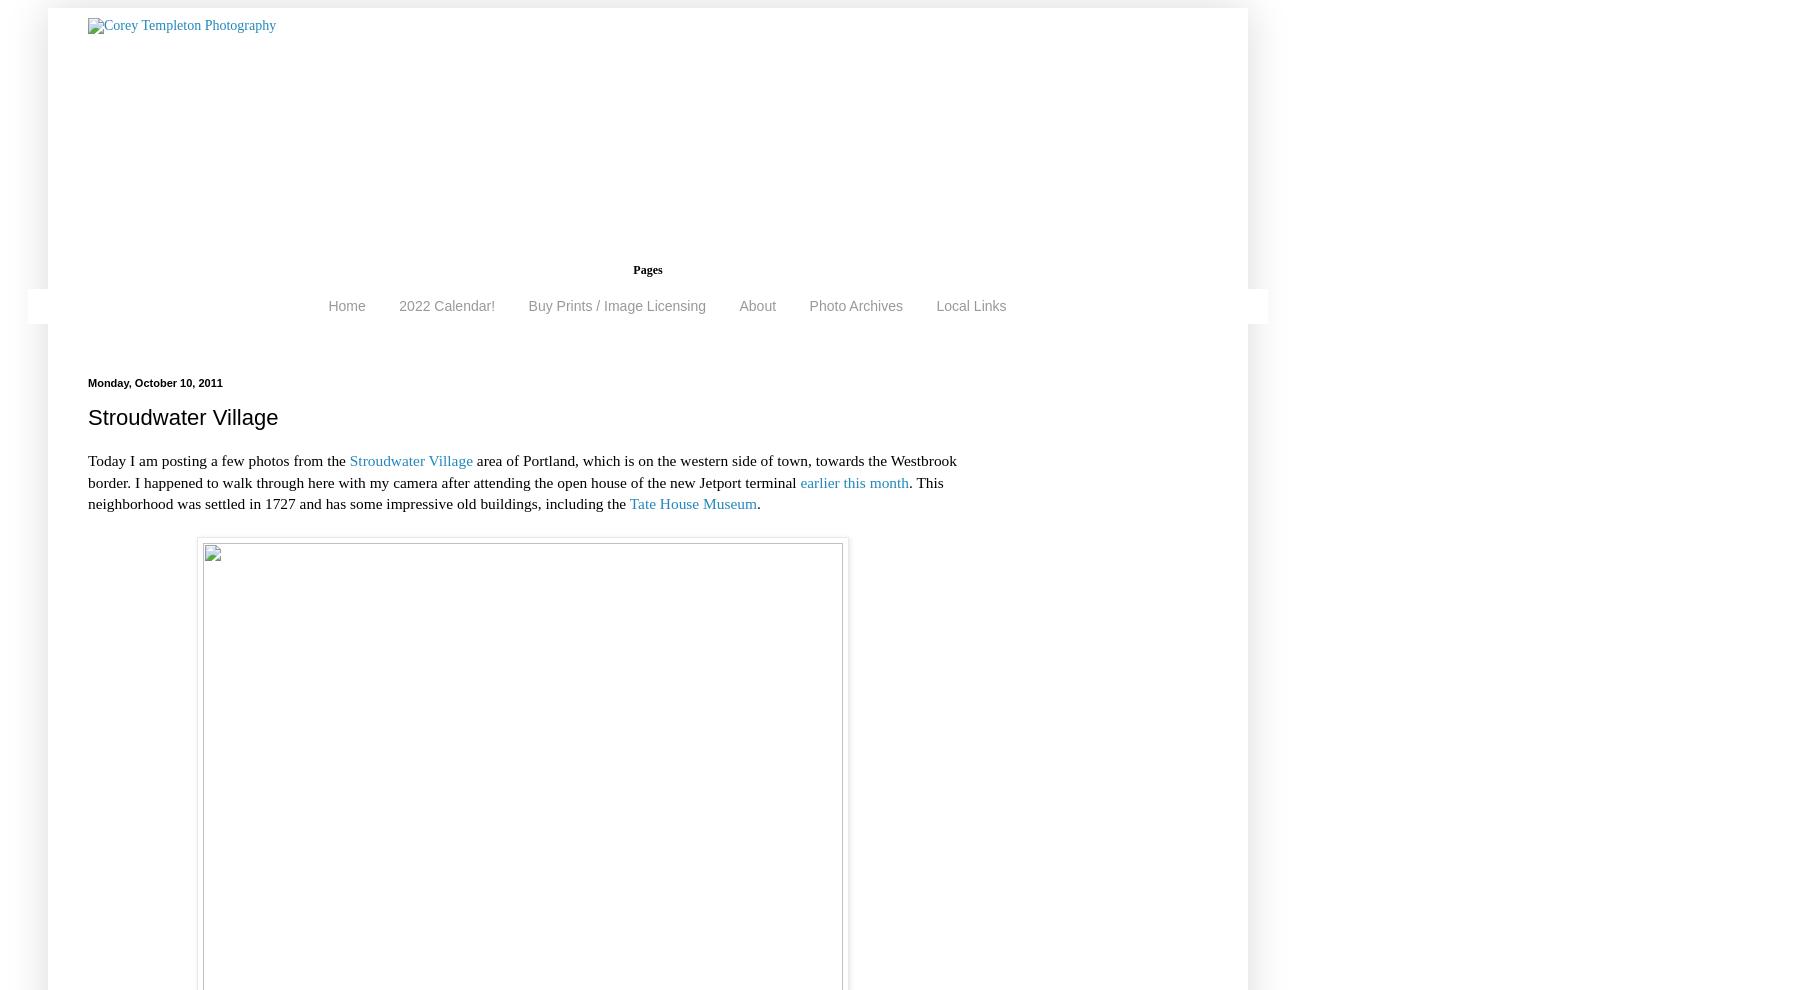 Image resolution: width=1820 pixels, height=990 pixels. What do you see at coordinates (935, 305) in the screenshot?
I see `'Local Links'` at bounding box center [935, 305].